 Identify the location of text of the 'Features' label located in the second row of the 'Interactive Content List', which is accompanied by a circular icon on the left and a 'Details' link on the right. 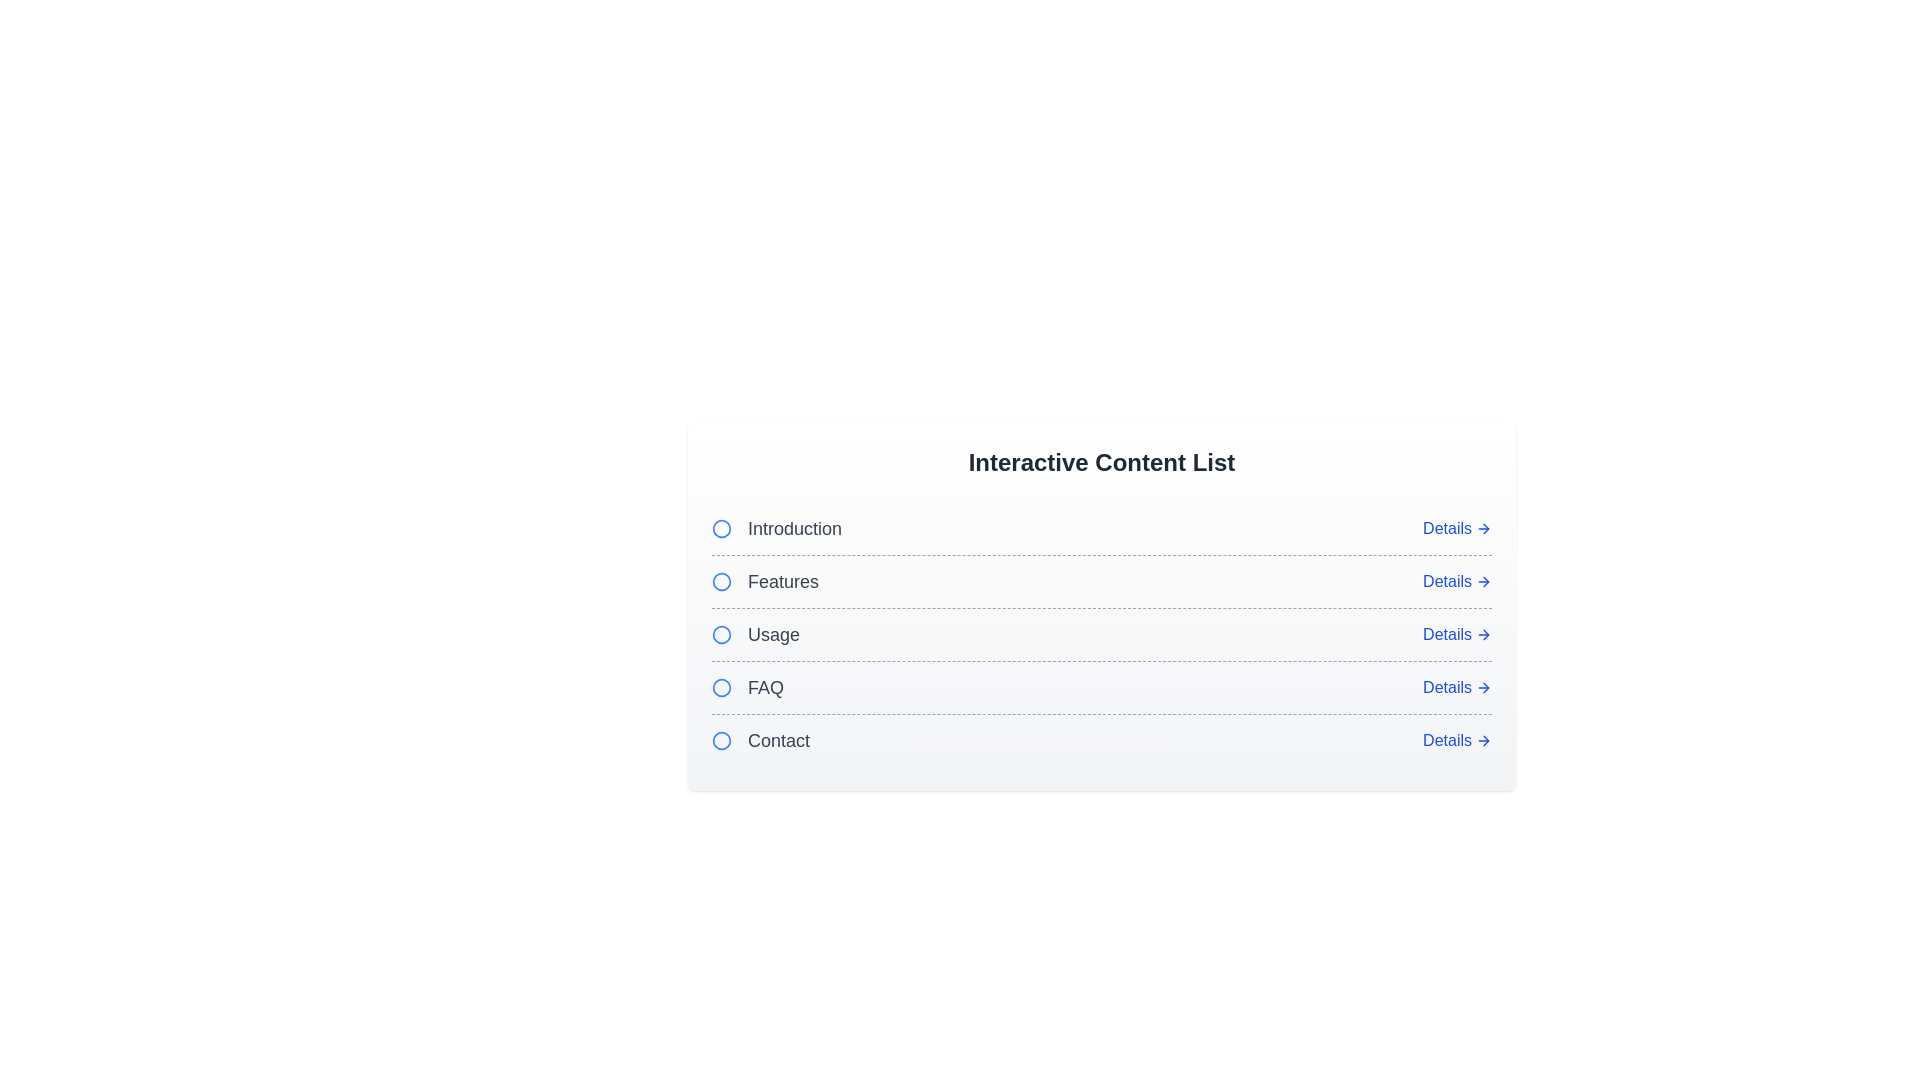
(782, 582).